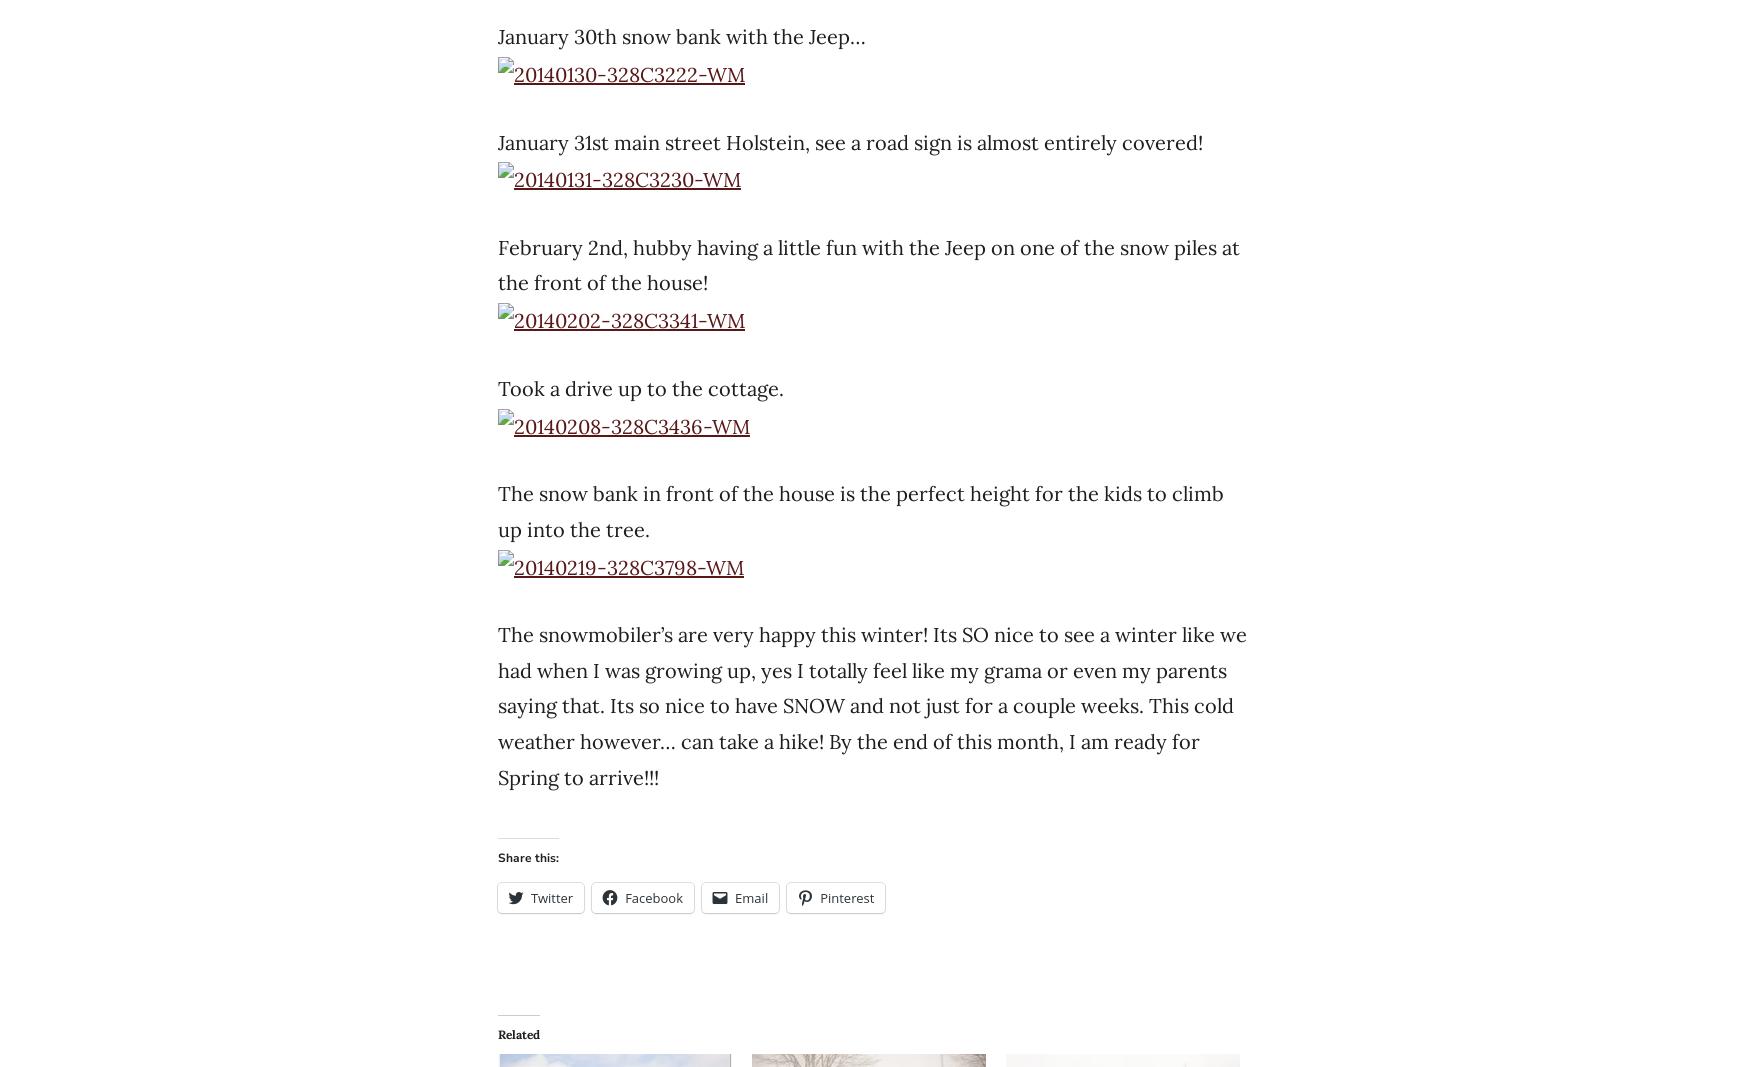 This screenshot has width=1746, height=1067. What do you see at coordinates (860, 509) in the screenshot?
I see `'The snow bank in front of the house is the perfect height for the kids to climb up into the tree.'` at bounding box center [860, 509].